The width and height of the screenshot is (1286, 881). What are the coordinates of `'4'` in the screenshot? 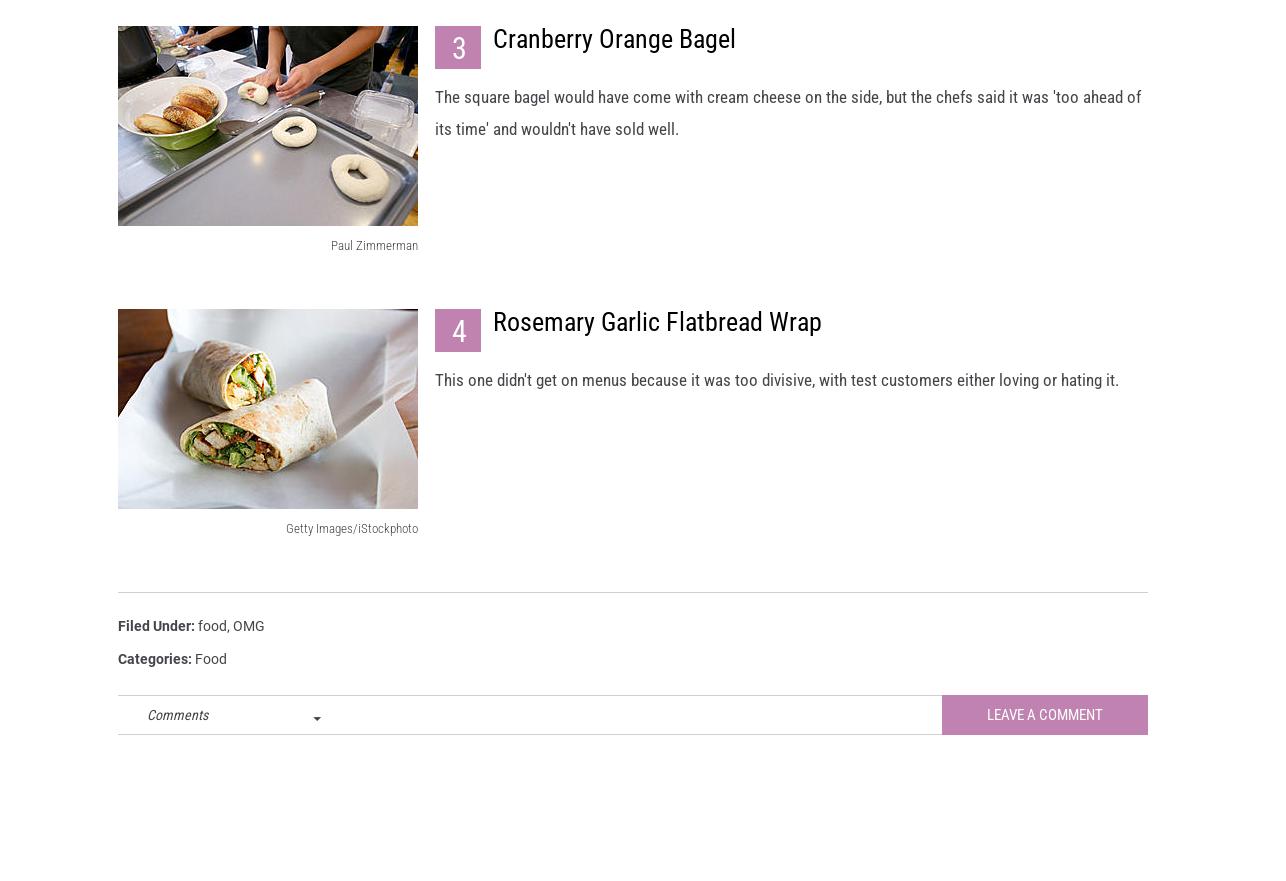 It's located at (450, 348).